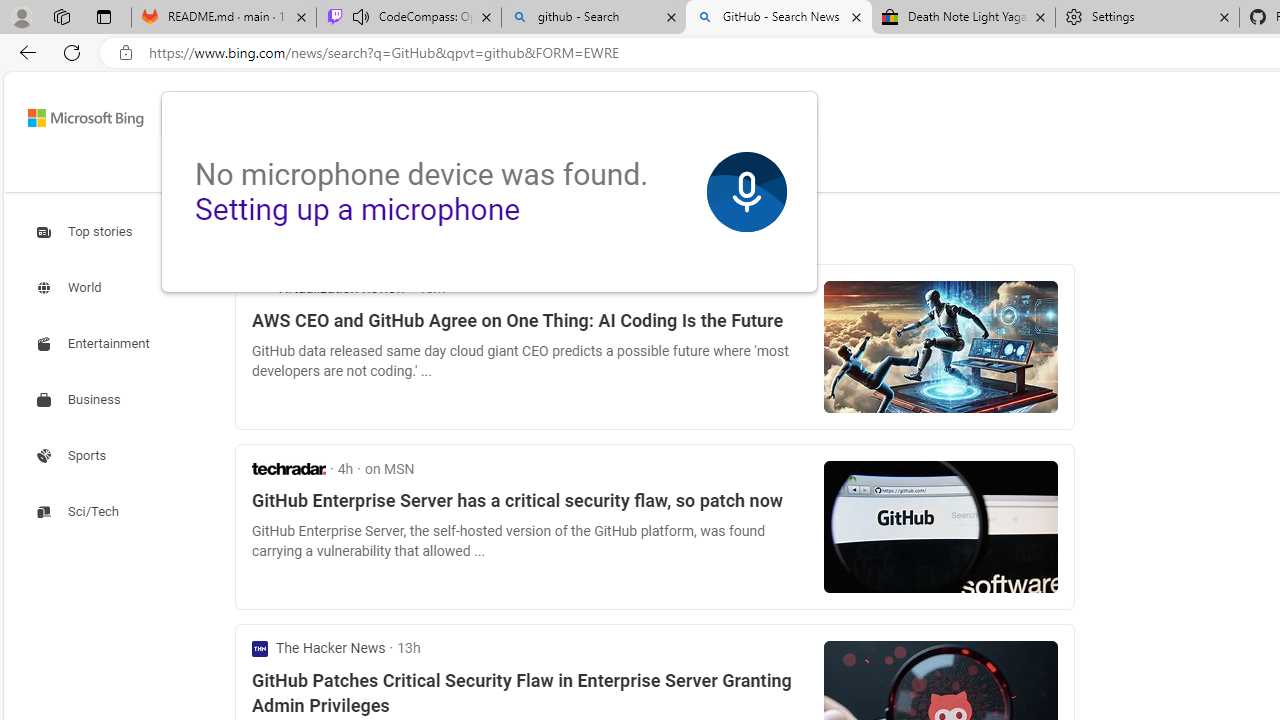  Describe the element at coordinates (103, 16) in the screenshot. I see `'Tab actions menu'` at that location.